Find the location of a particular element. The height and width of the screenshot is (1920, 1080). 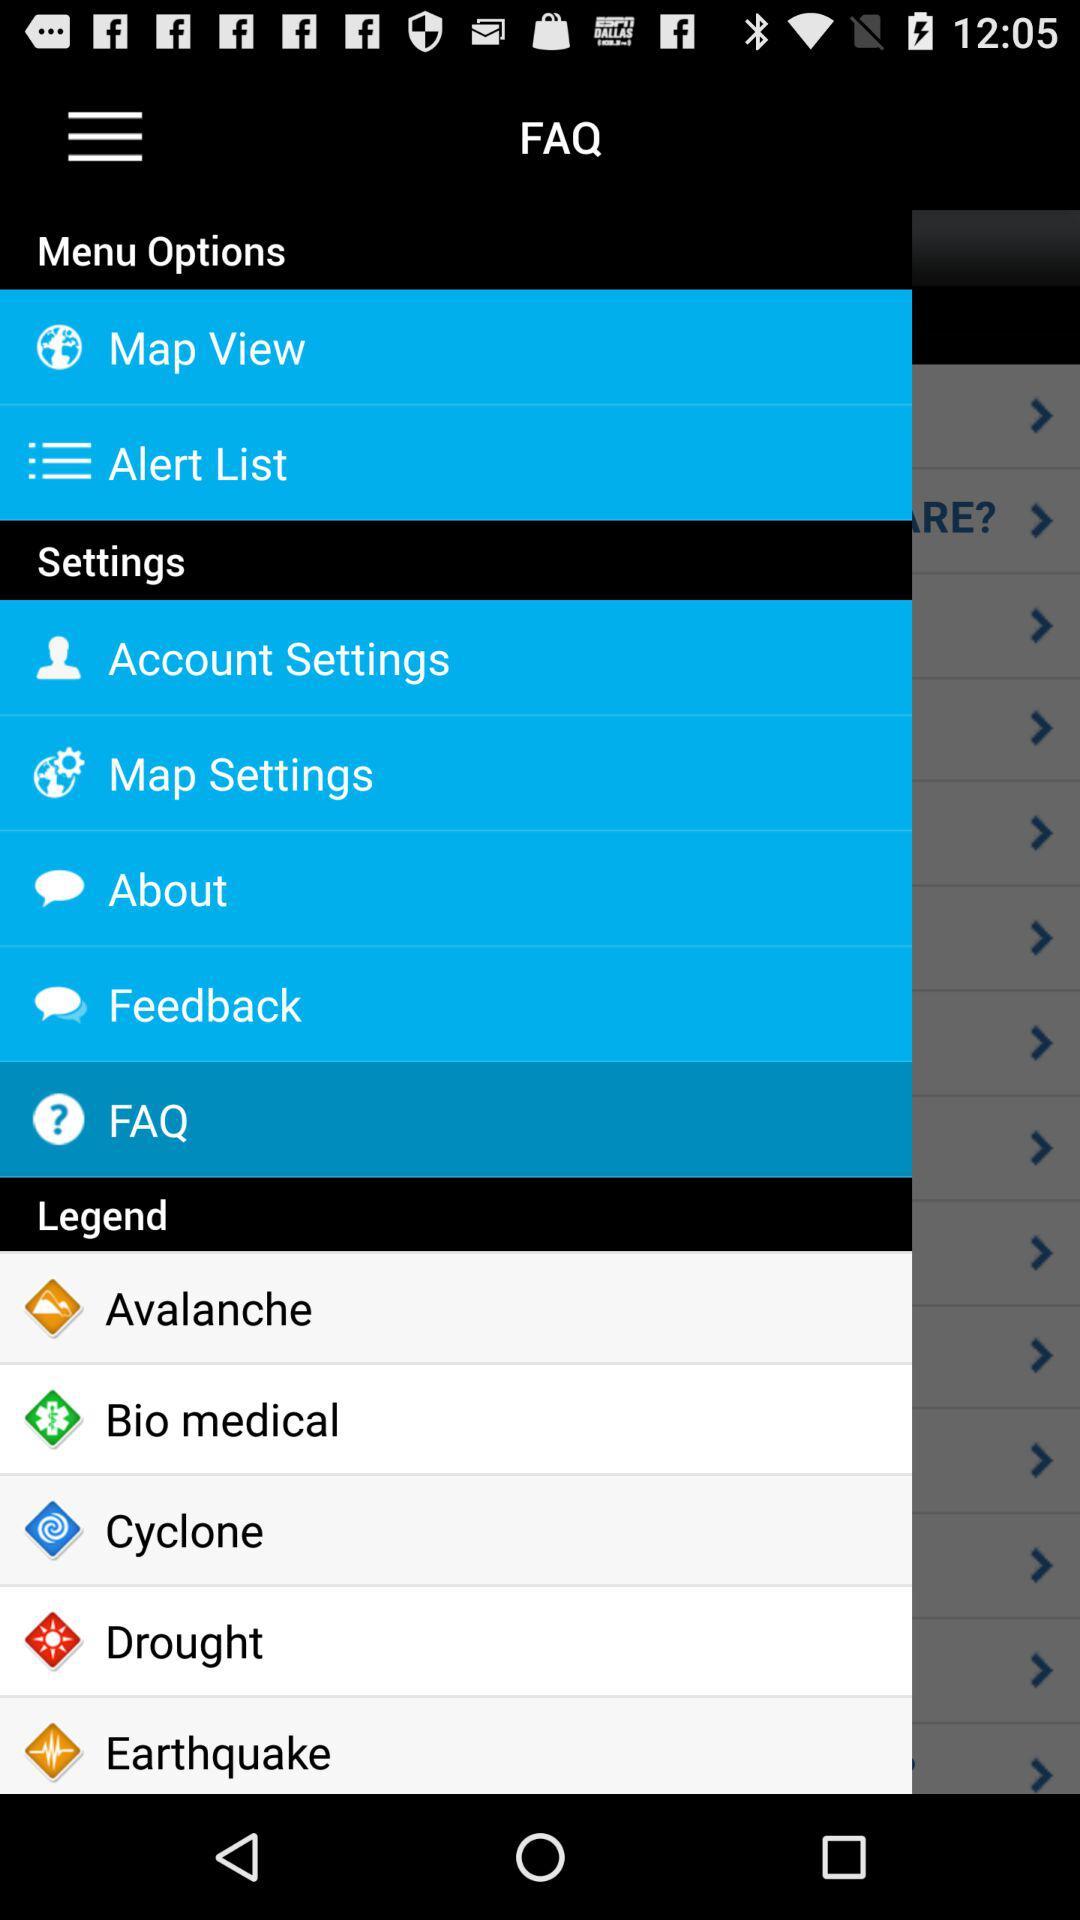

alert list is located at coordinates (455, 461).